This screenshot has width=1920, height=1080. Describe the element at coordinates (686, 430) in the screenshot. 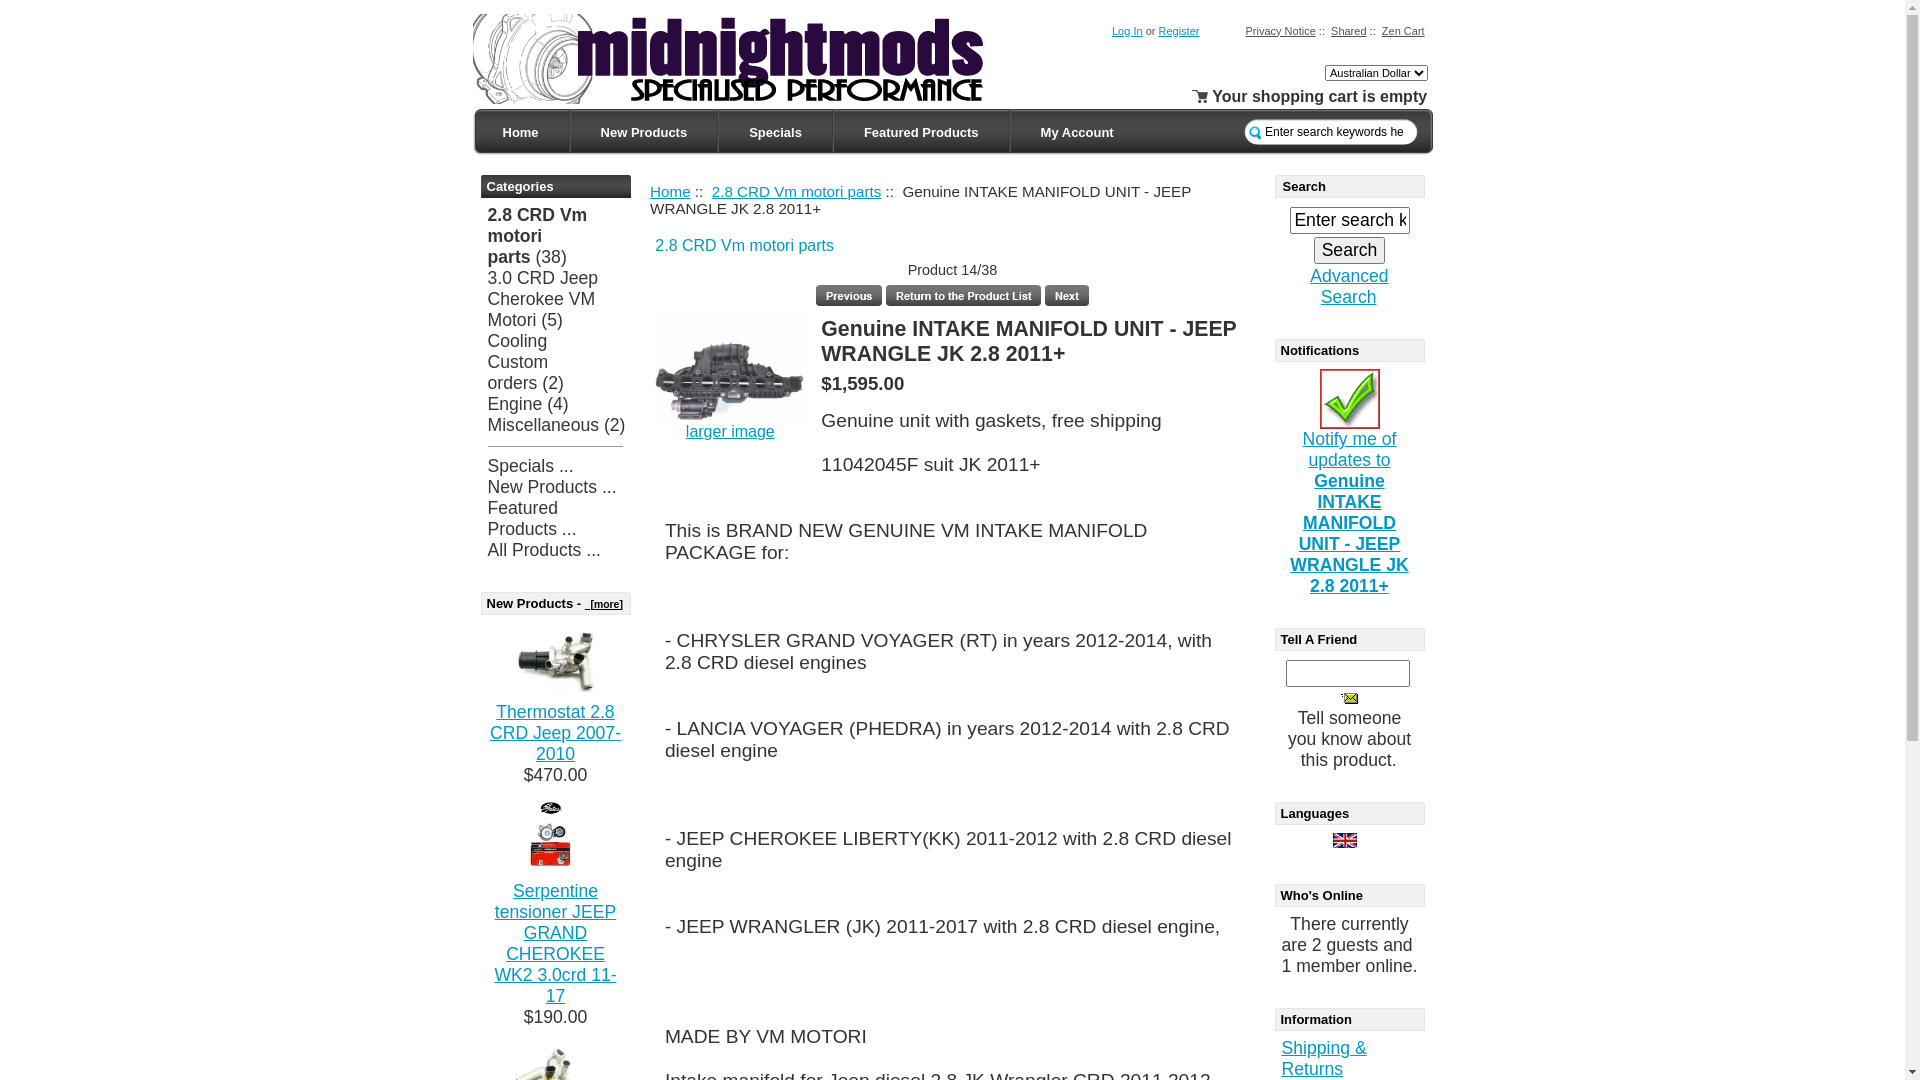

I see `'larger image'` at that location.